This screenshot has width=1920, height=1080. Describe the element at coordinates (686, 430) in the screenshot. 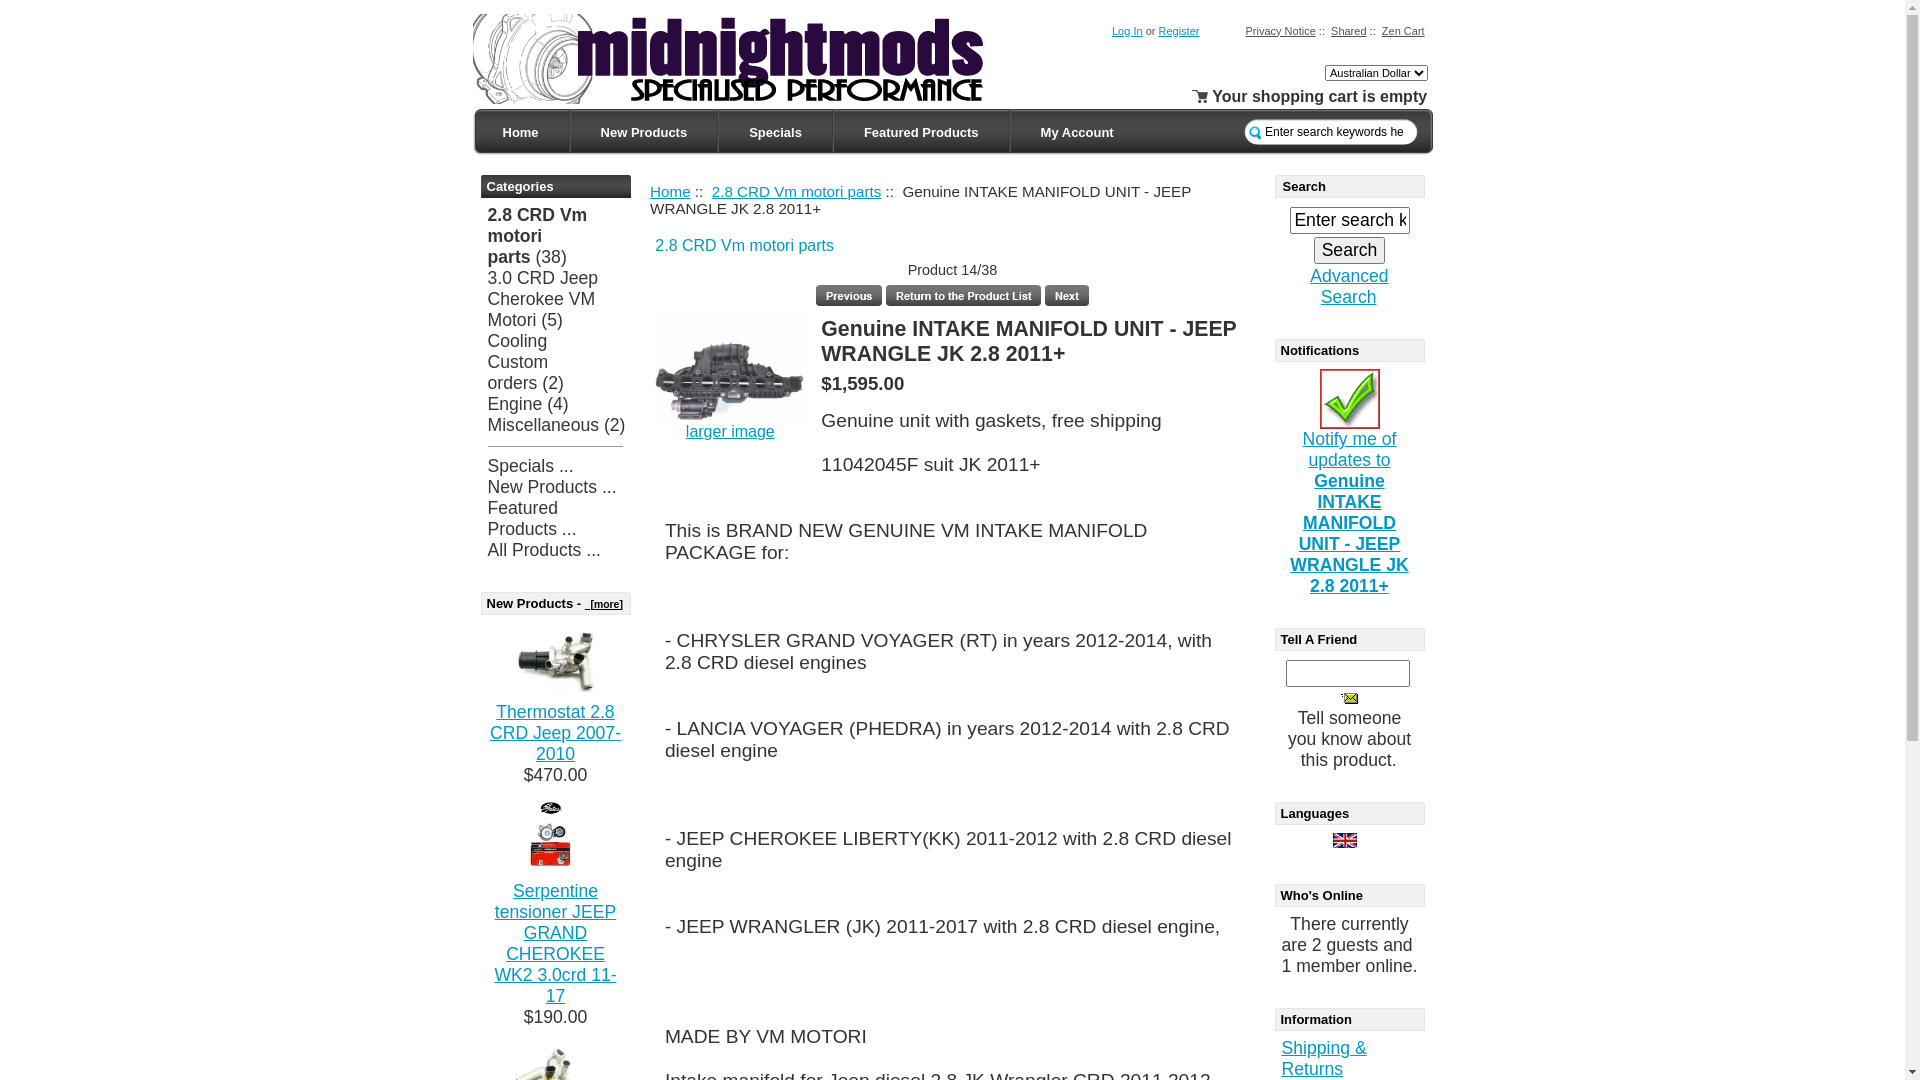

I see `'larger image'` at that location.